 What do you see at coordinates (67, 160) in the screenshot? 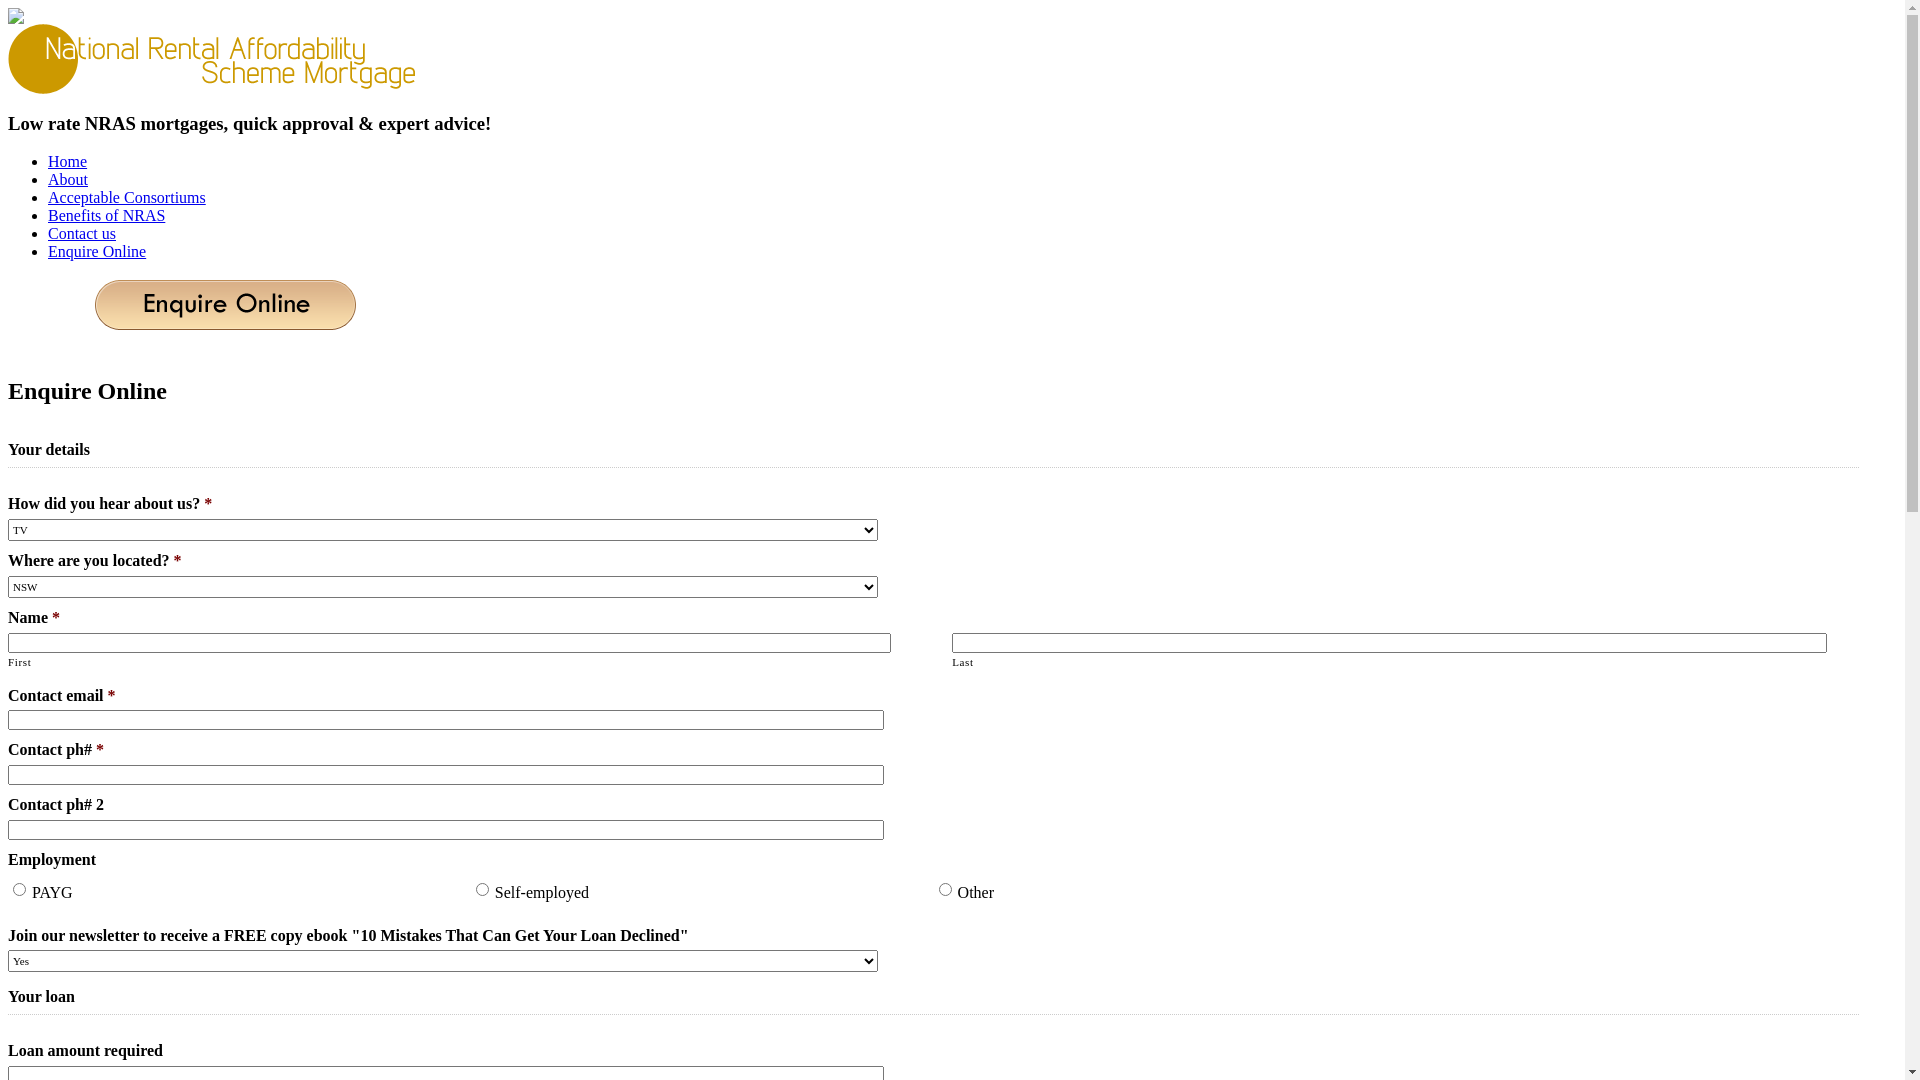
I see `'Home'` at bounding box center [67, 160].